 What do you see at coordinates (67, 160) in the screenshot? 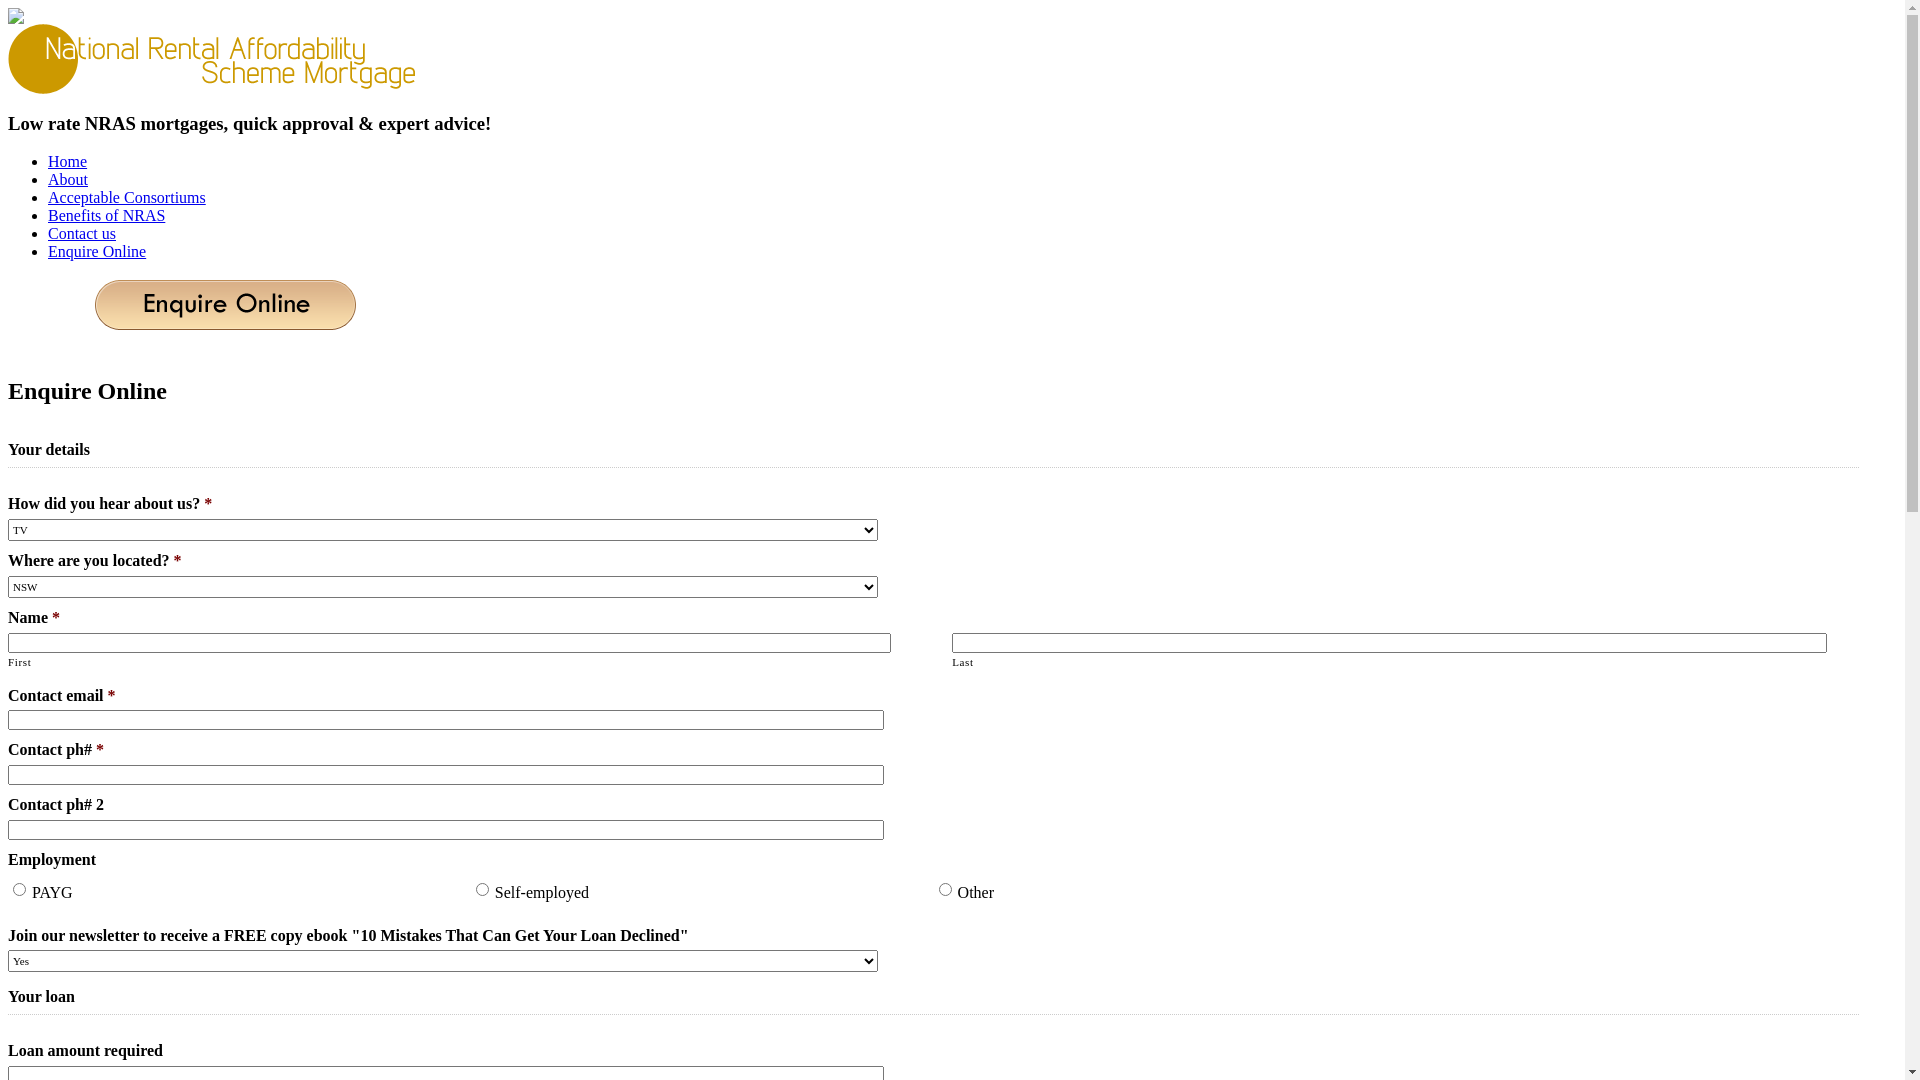
I see `'Home'` at bounding box center [67, 160].